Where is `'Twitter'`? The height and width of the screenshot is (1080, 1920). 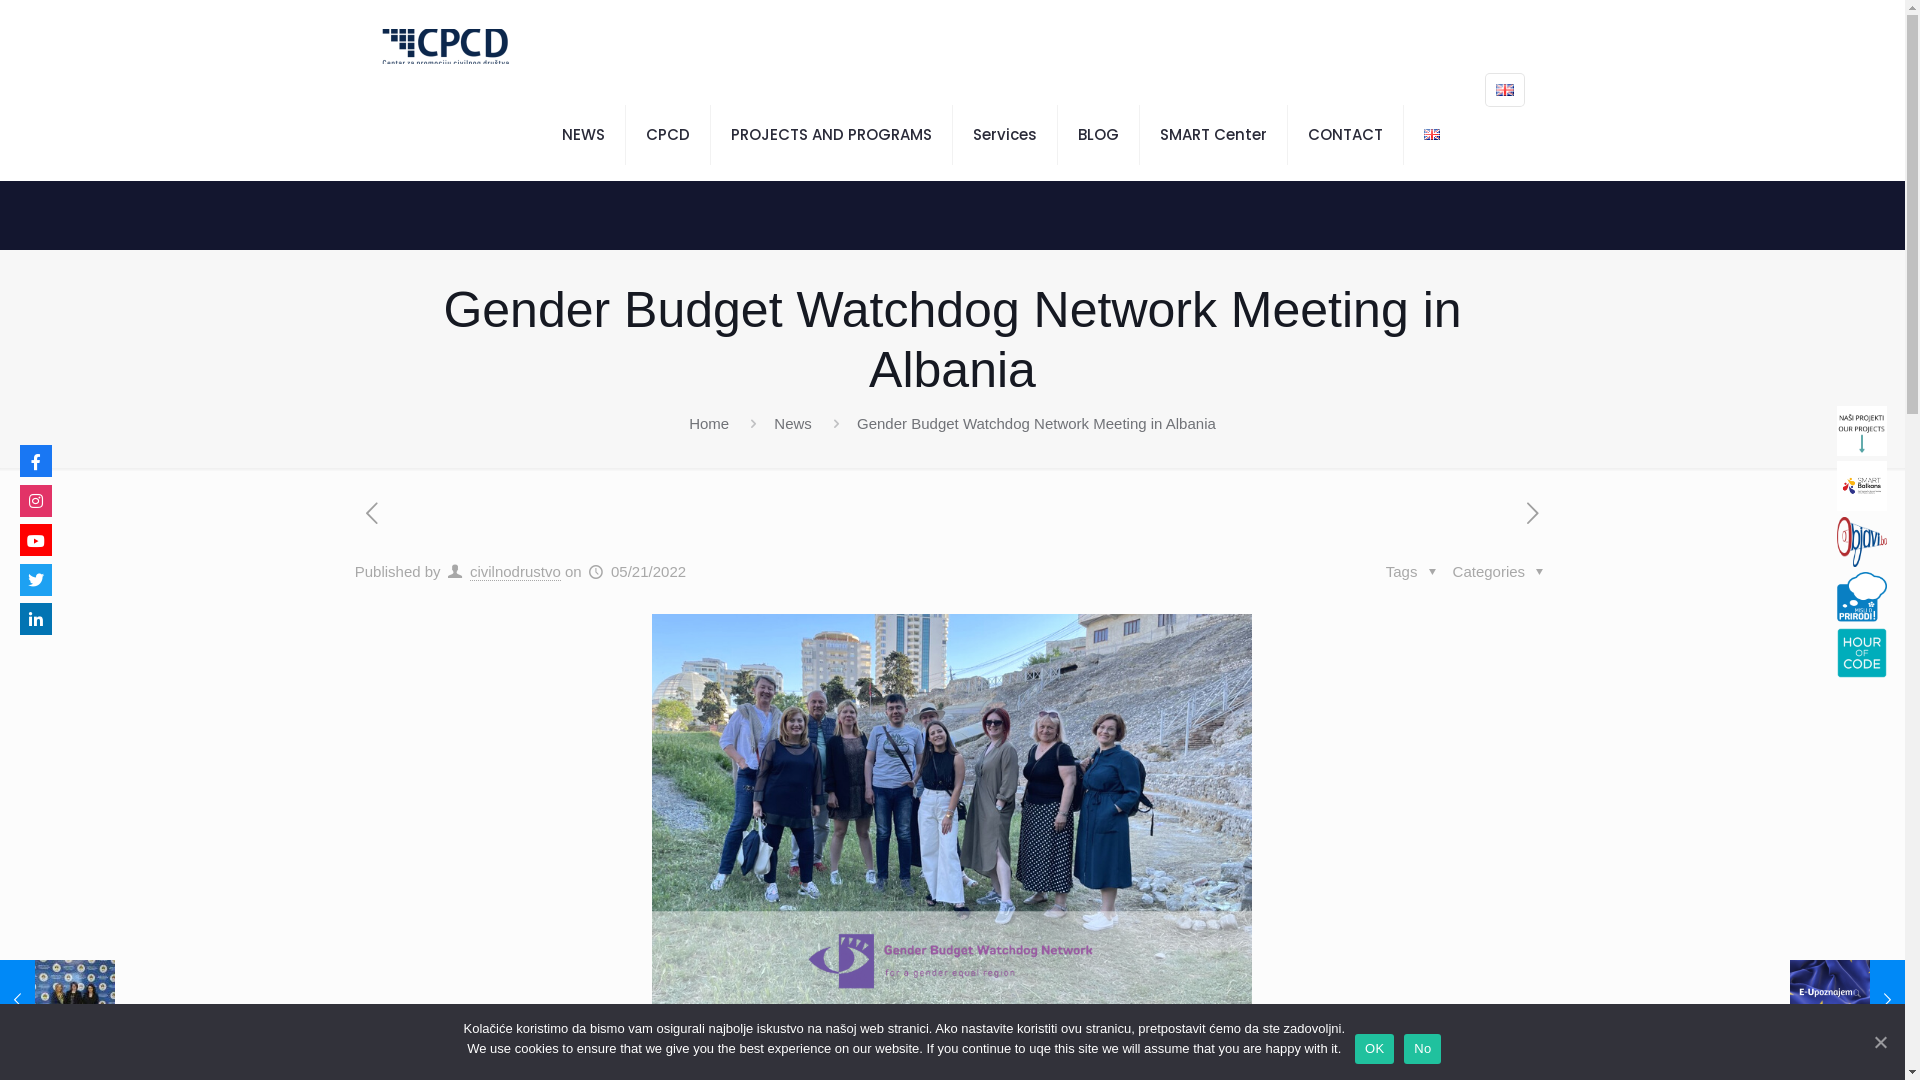
'Twitter' is located at coordinates (35, 579).